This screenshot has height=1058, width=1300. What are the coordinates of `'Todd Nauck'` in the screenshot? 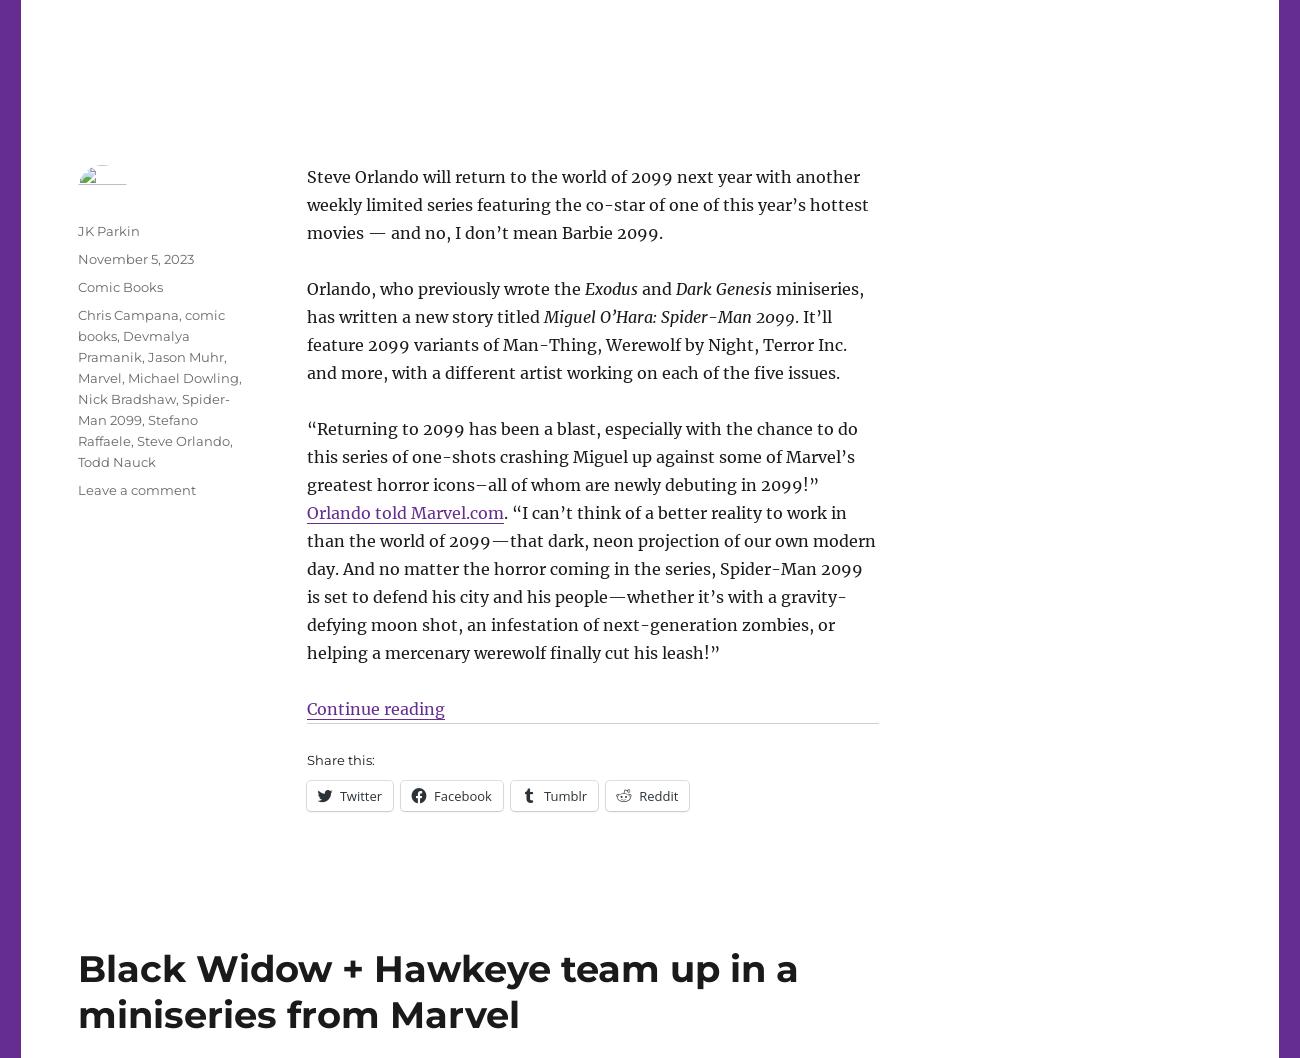 It's located at (116, 461).